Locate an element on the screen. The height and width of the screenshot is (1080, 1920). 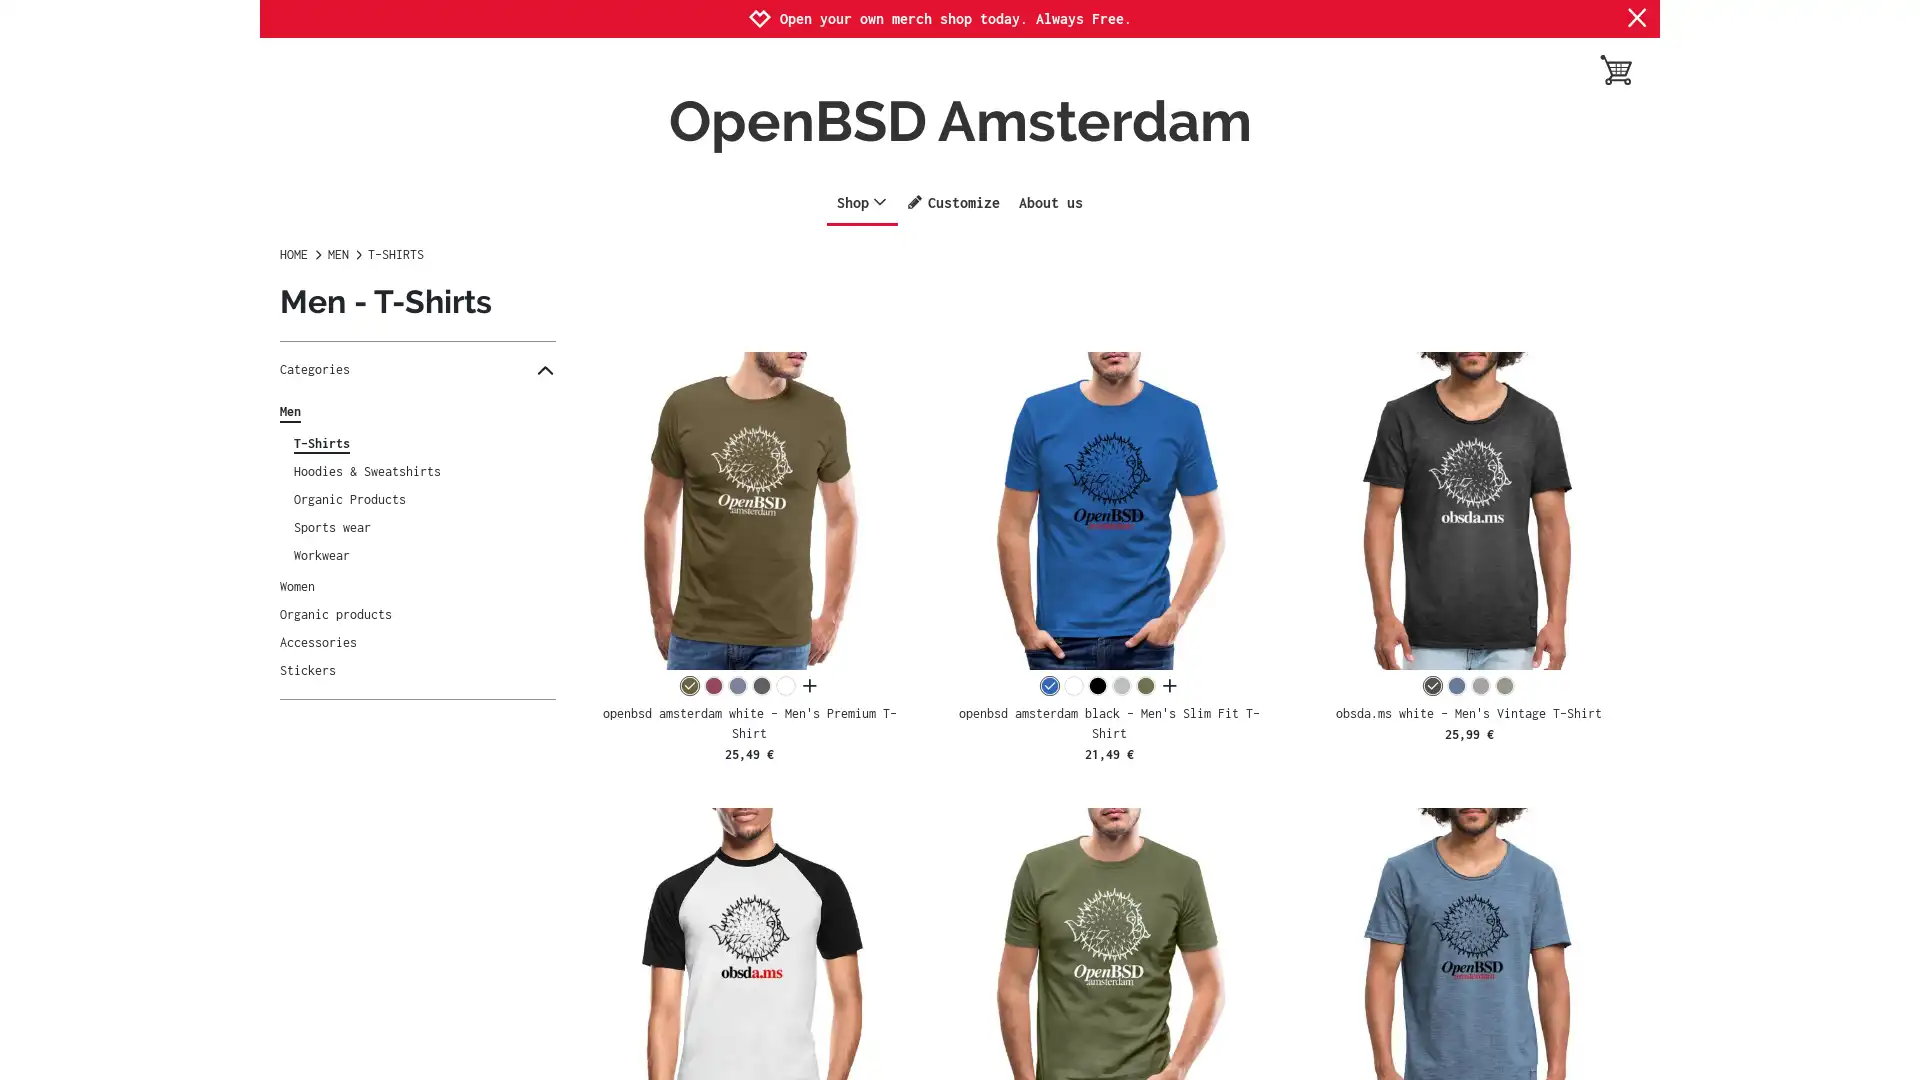
khaki green is located at coordinates (1145, 685).